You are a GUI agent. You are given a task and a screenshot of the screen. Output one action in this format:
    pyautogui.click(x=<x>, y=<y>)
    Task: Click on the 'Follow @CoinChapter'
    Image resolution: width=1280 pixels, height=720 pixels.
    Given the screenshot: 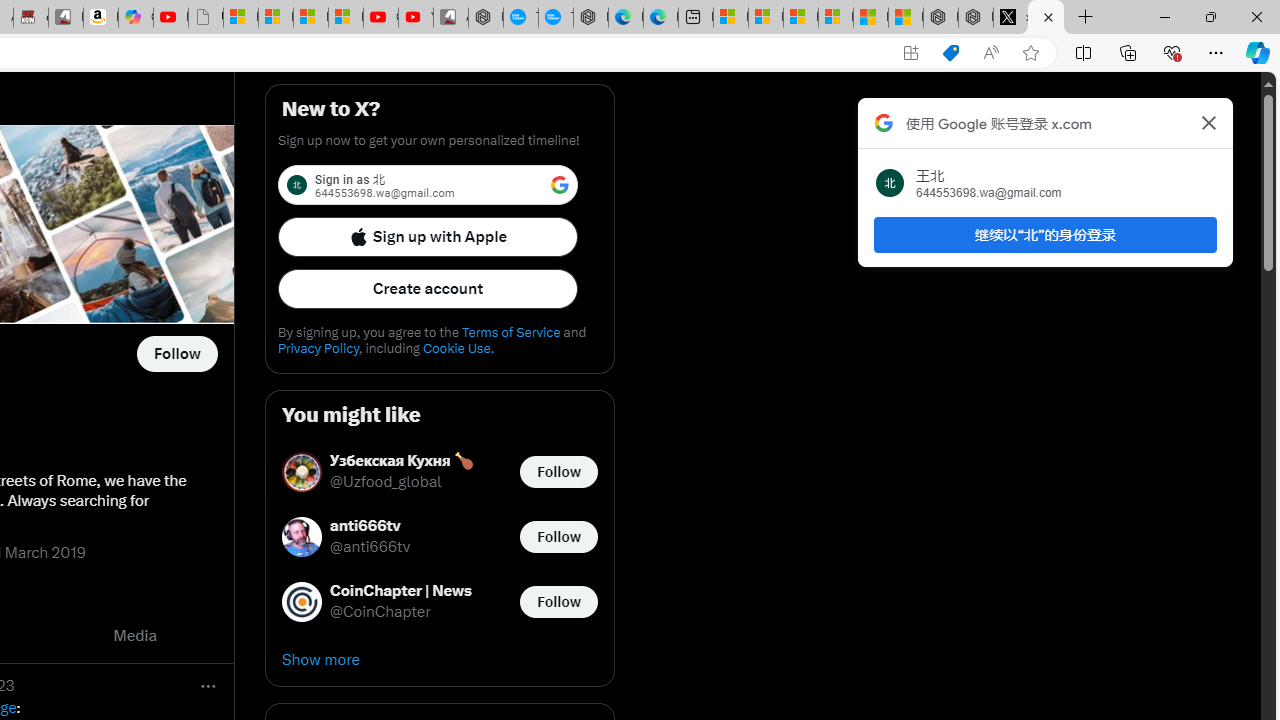 What is the action you would take?
    pyautogui.click(x=558, y=600)
    